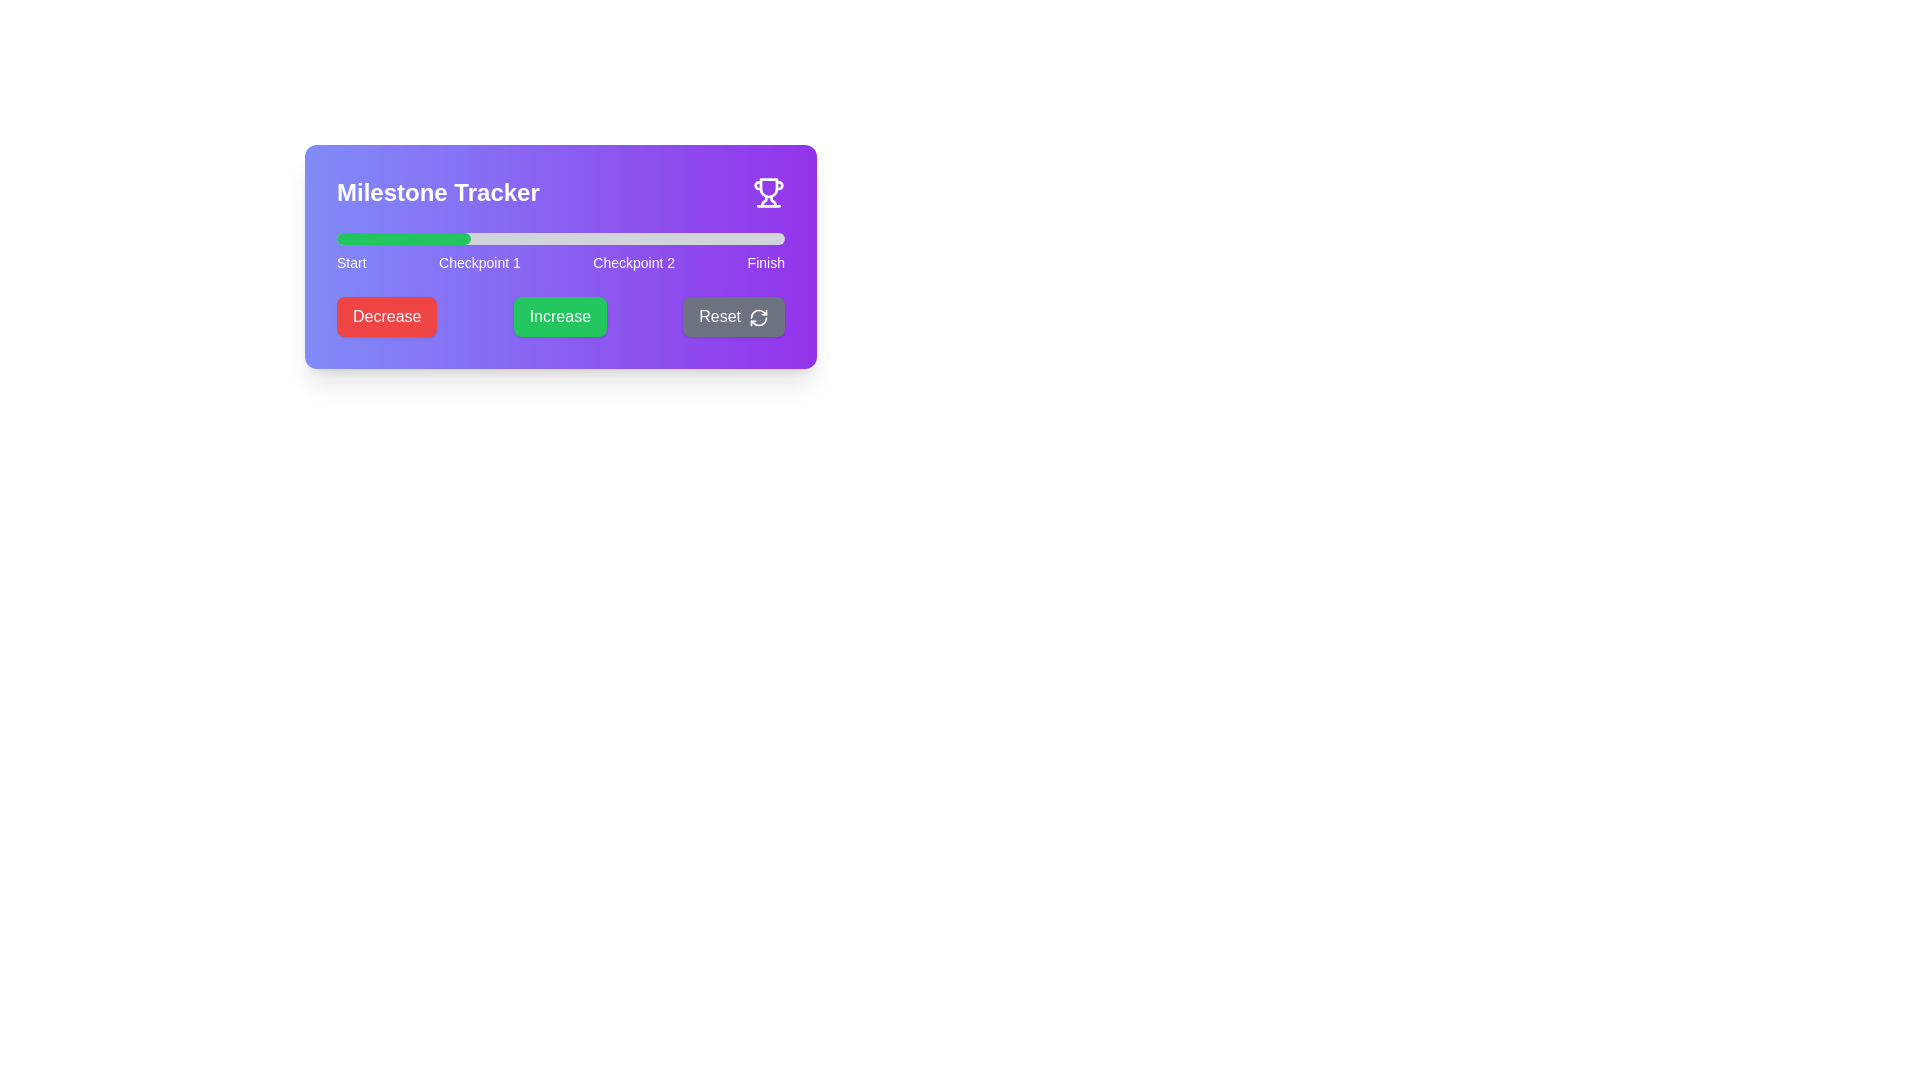 This screenshot has width=1920, height=1080. What do you see at coordinates (757, 315) in the screenshot?
I see `the refresh icon, which features a circular arrow design and is located next to the 'Reset' button` at bounding box center [757, 315].